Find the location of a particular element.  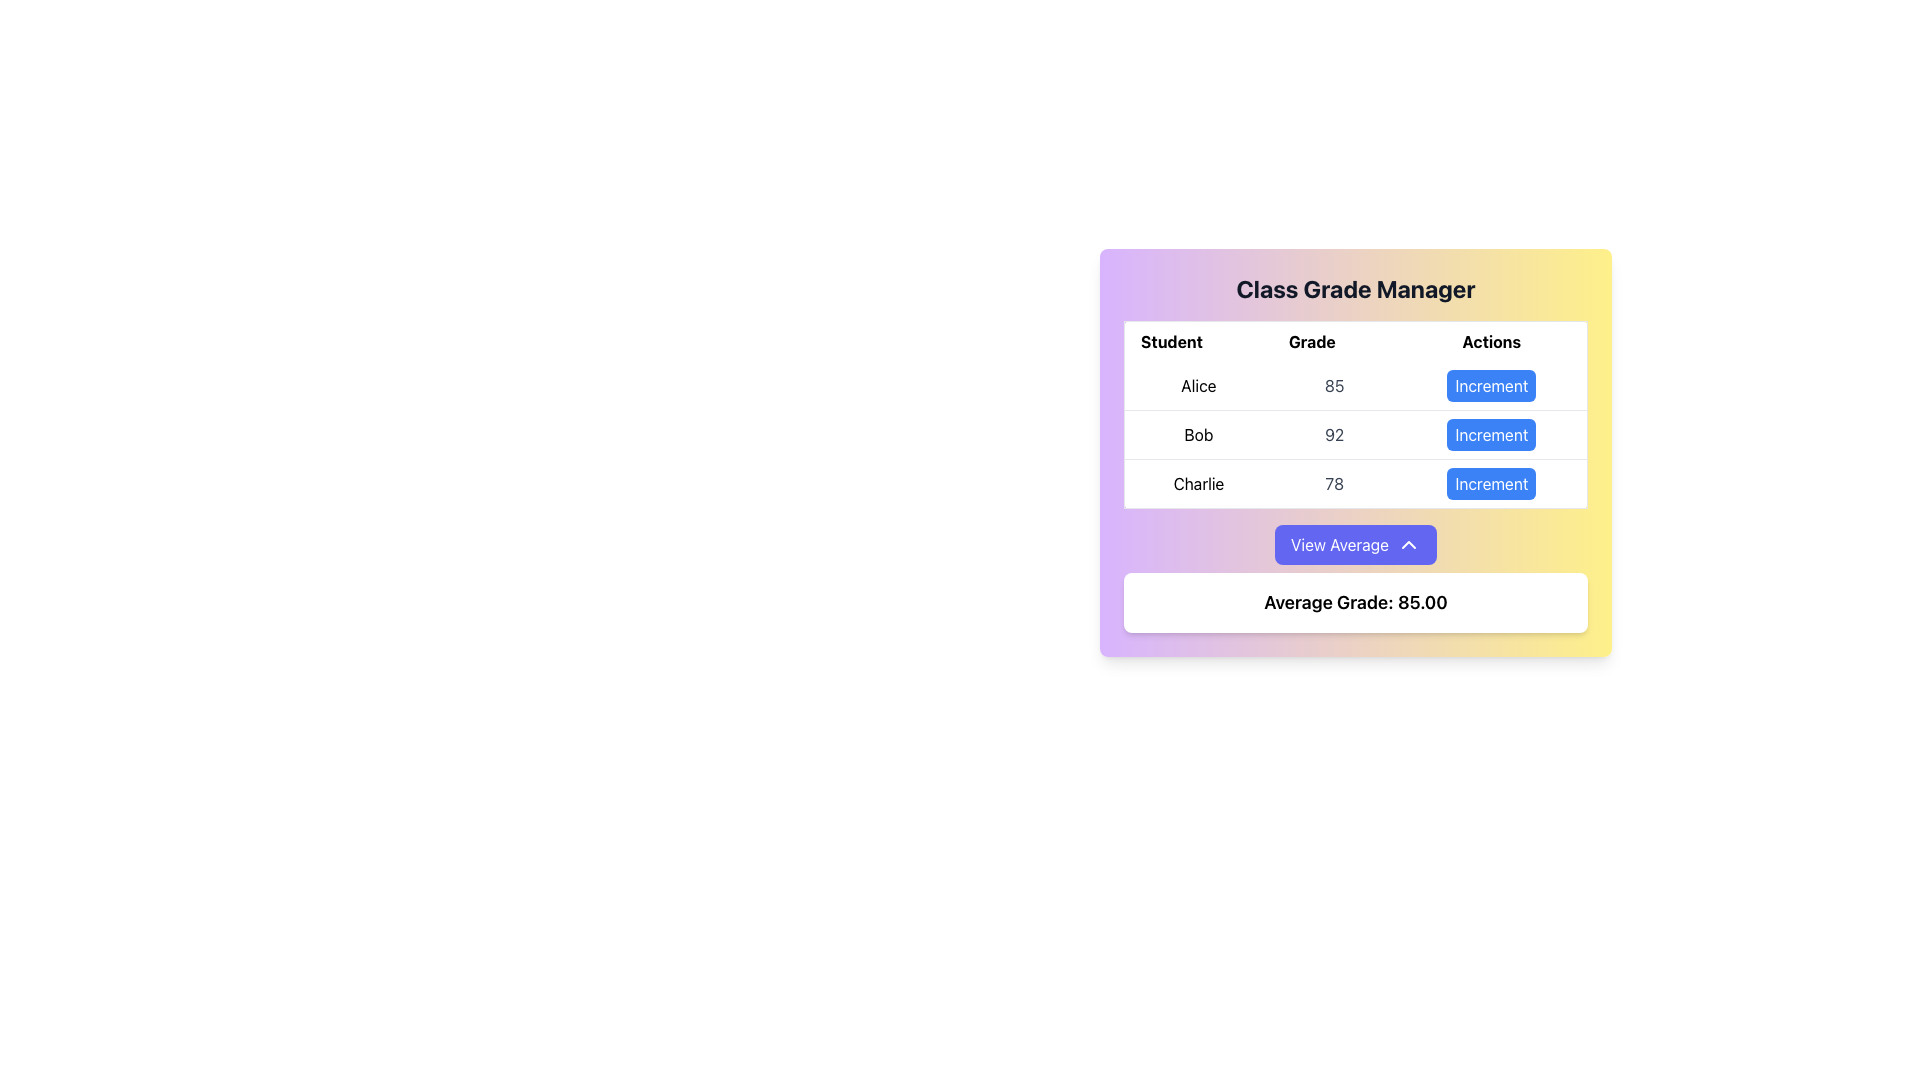

the Text Label displaying 'Average Grade: 85.00', which is located within a white rounded rectangle at the bottom of the 'Class Grade Manager' interface is located at coordinates (1356, 601).